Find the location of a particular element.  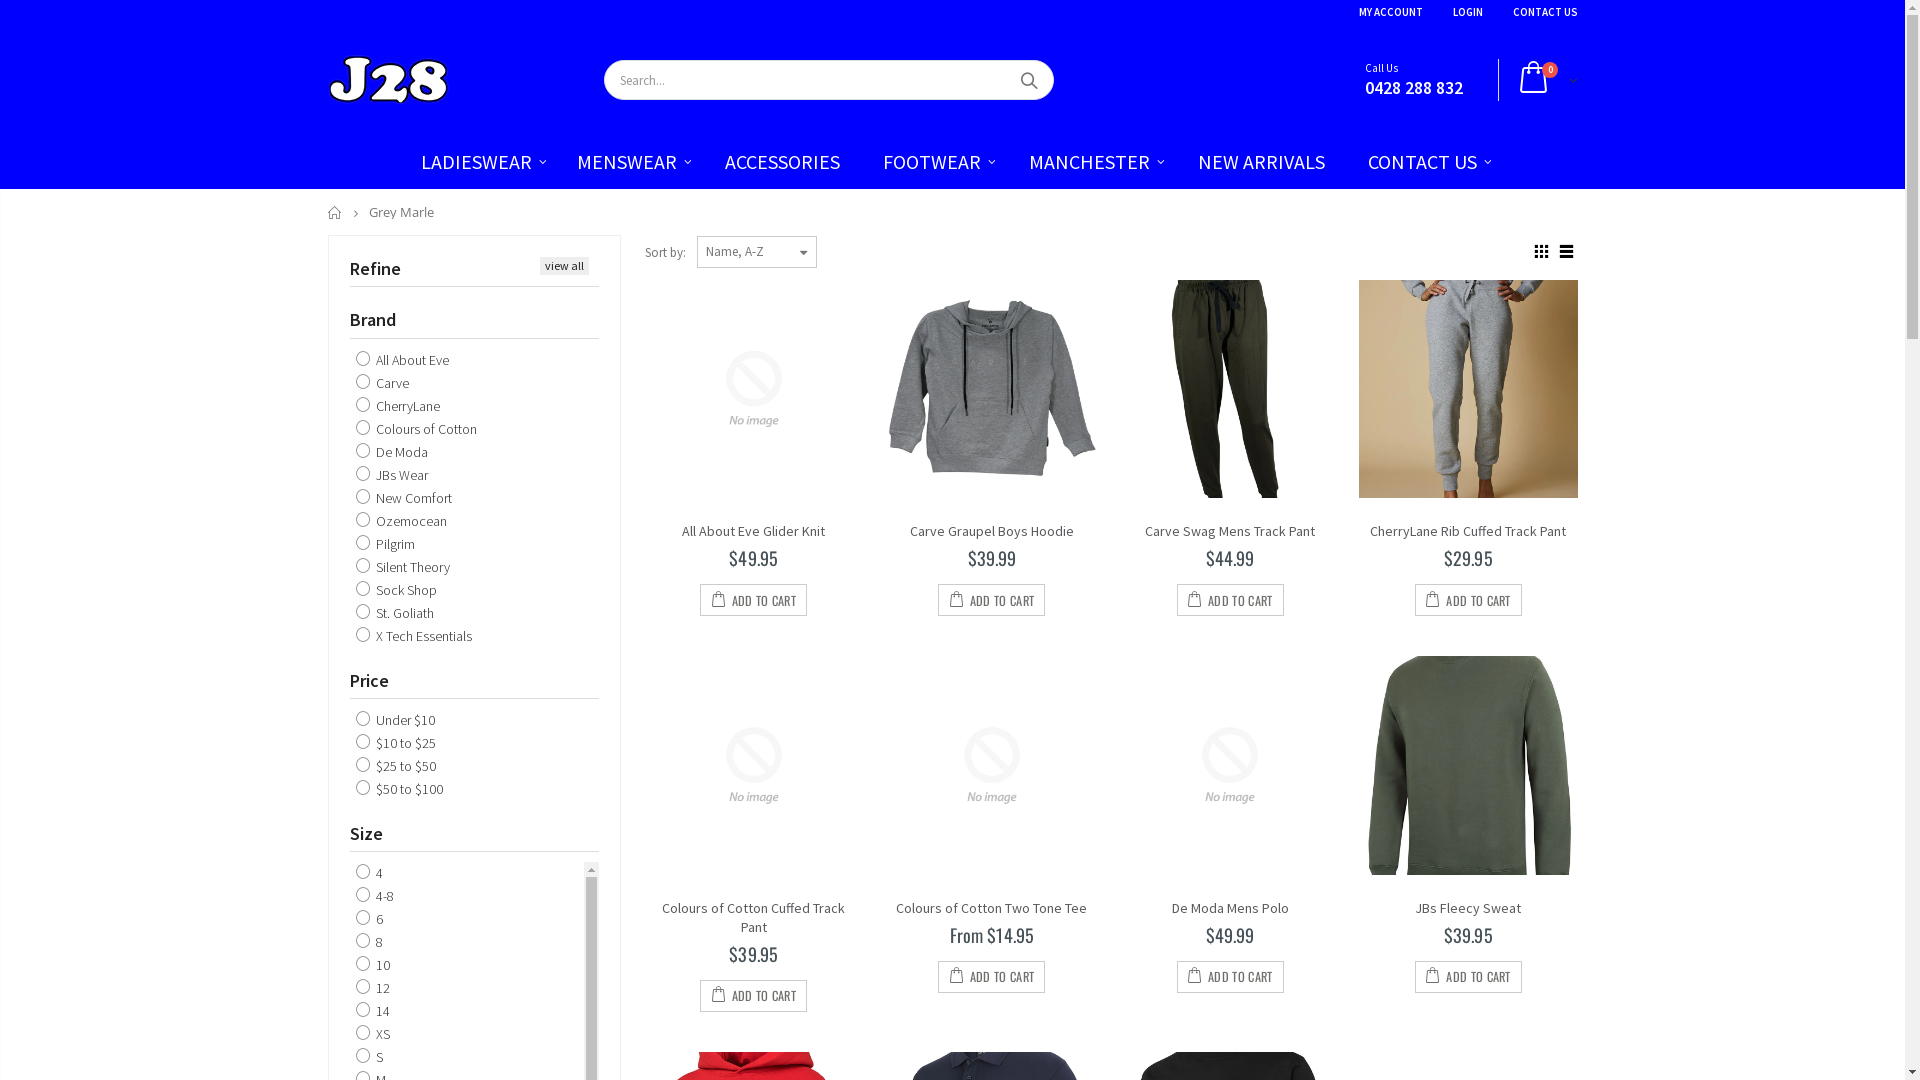

'New Comfort' is located at coordinates (402, 496).